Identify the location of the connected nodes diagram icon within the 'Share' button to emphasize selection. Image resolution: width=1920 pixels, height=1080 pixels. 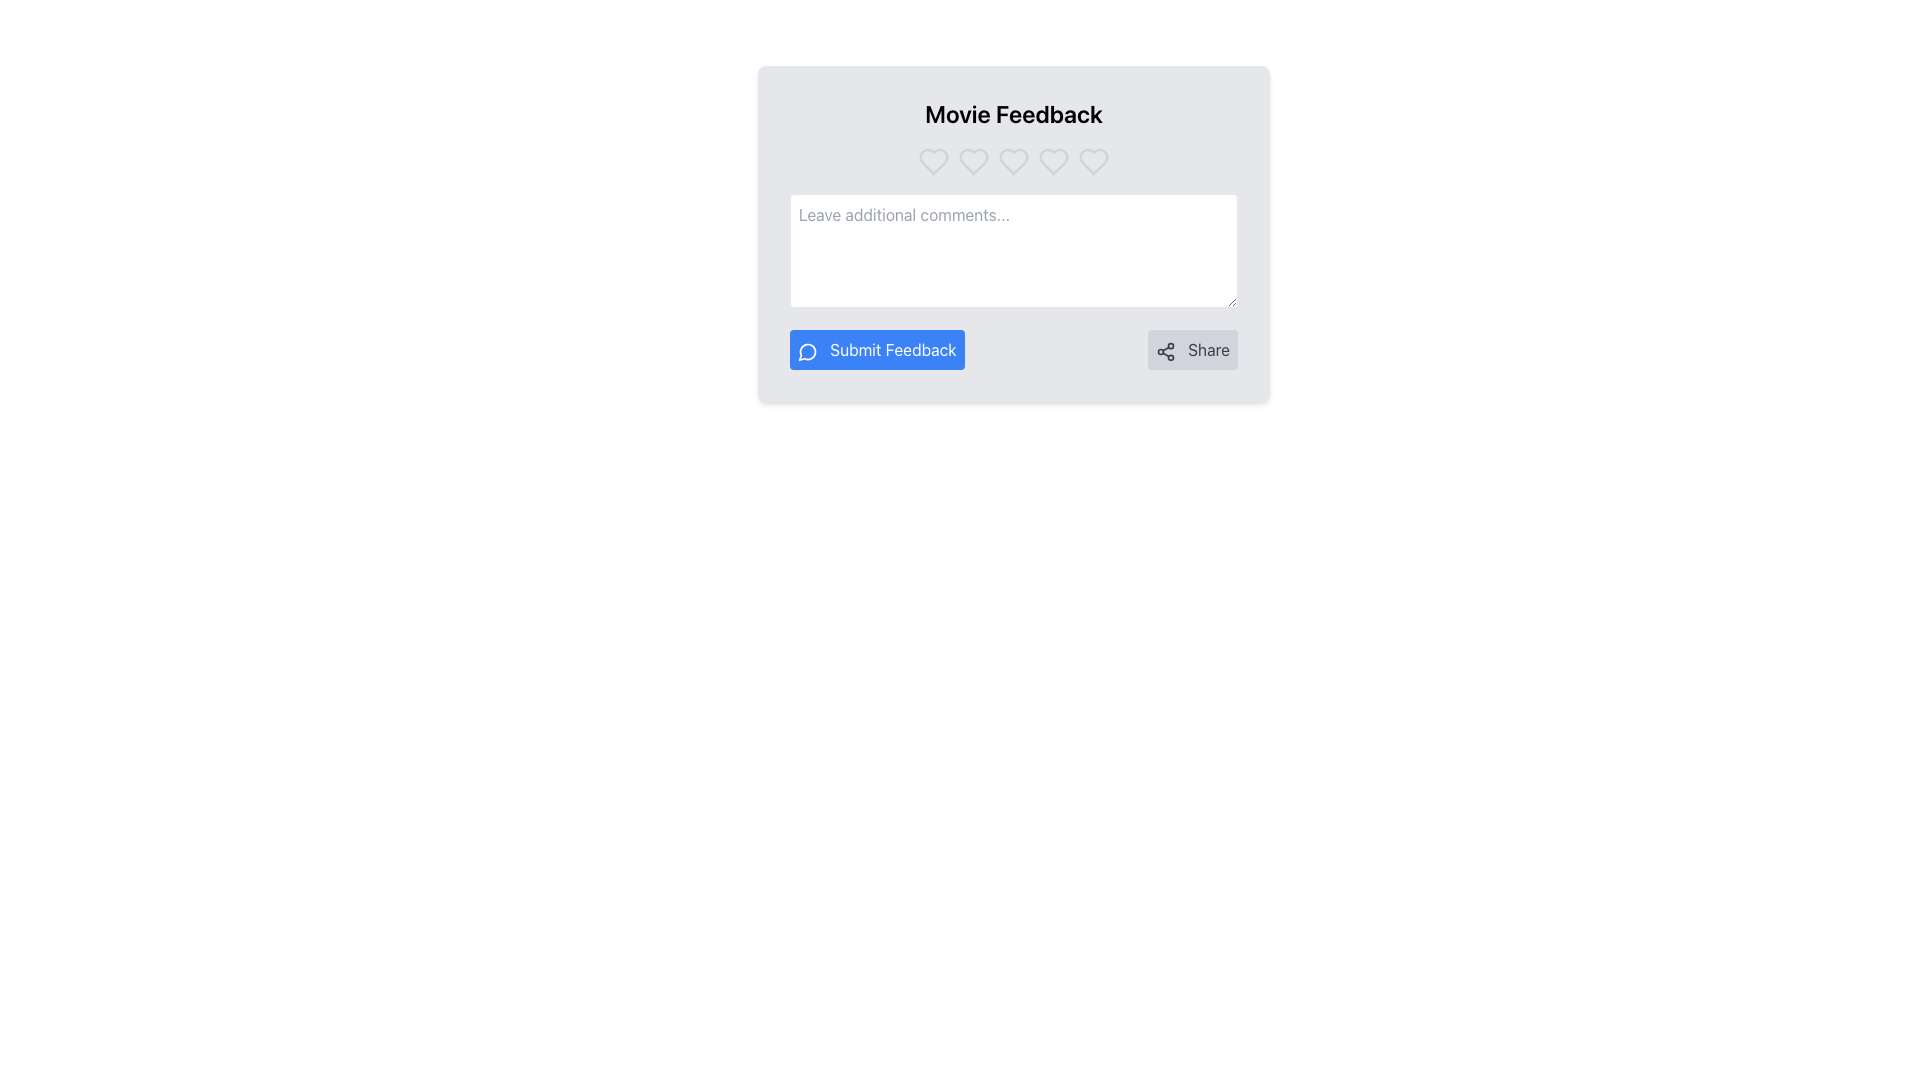
(1166, 350).